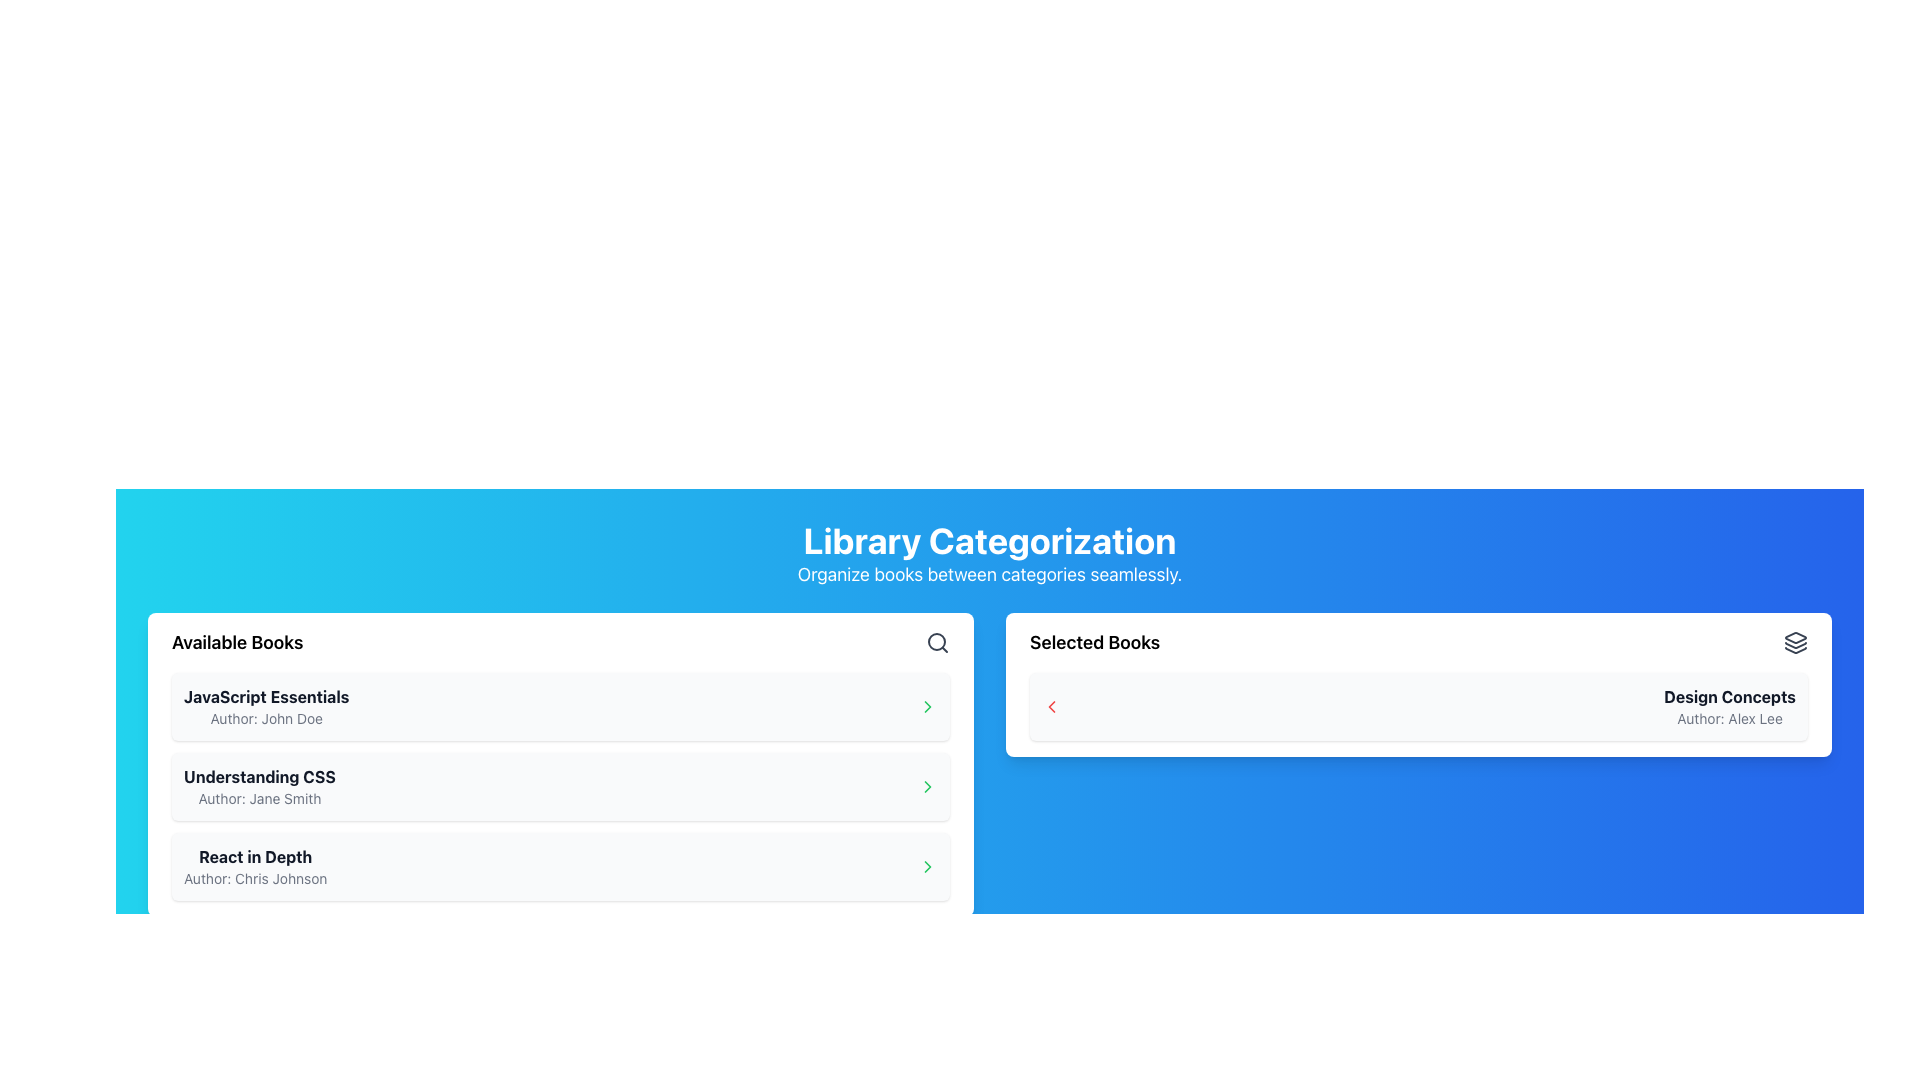  What do you see at coordinates (560, 785) in the screenshot?
I see `the card titled 'Understanding CSS'` at bounding box center [560, 785].